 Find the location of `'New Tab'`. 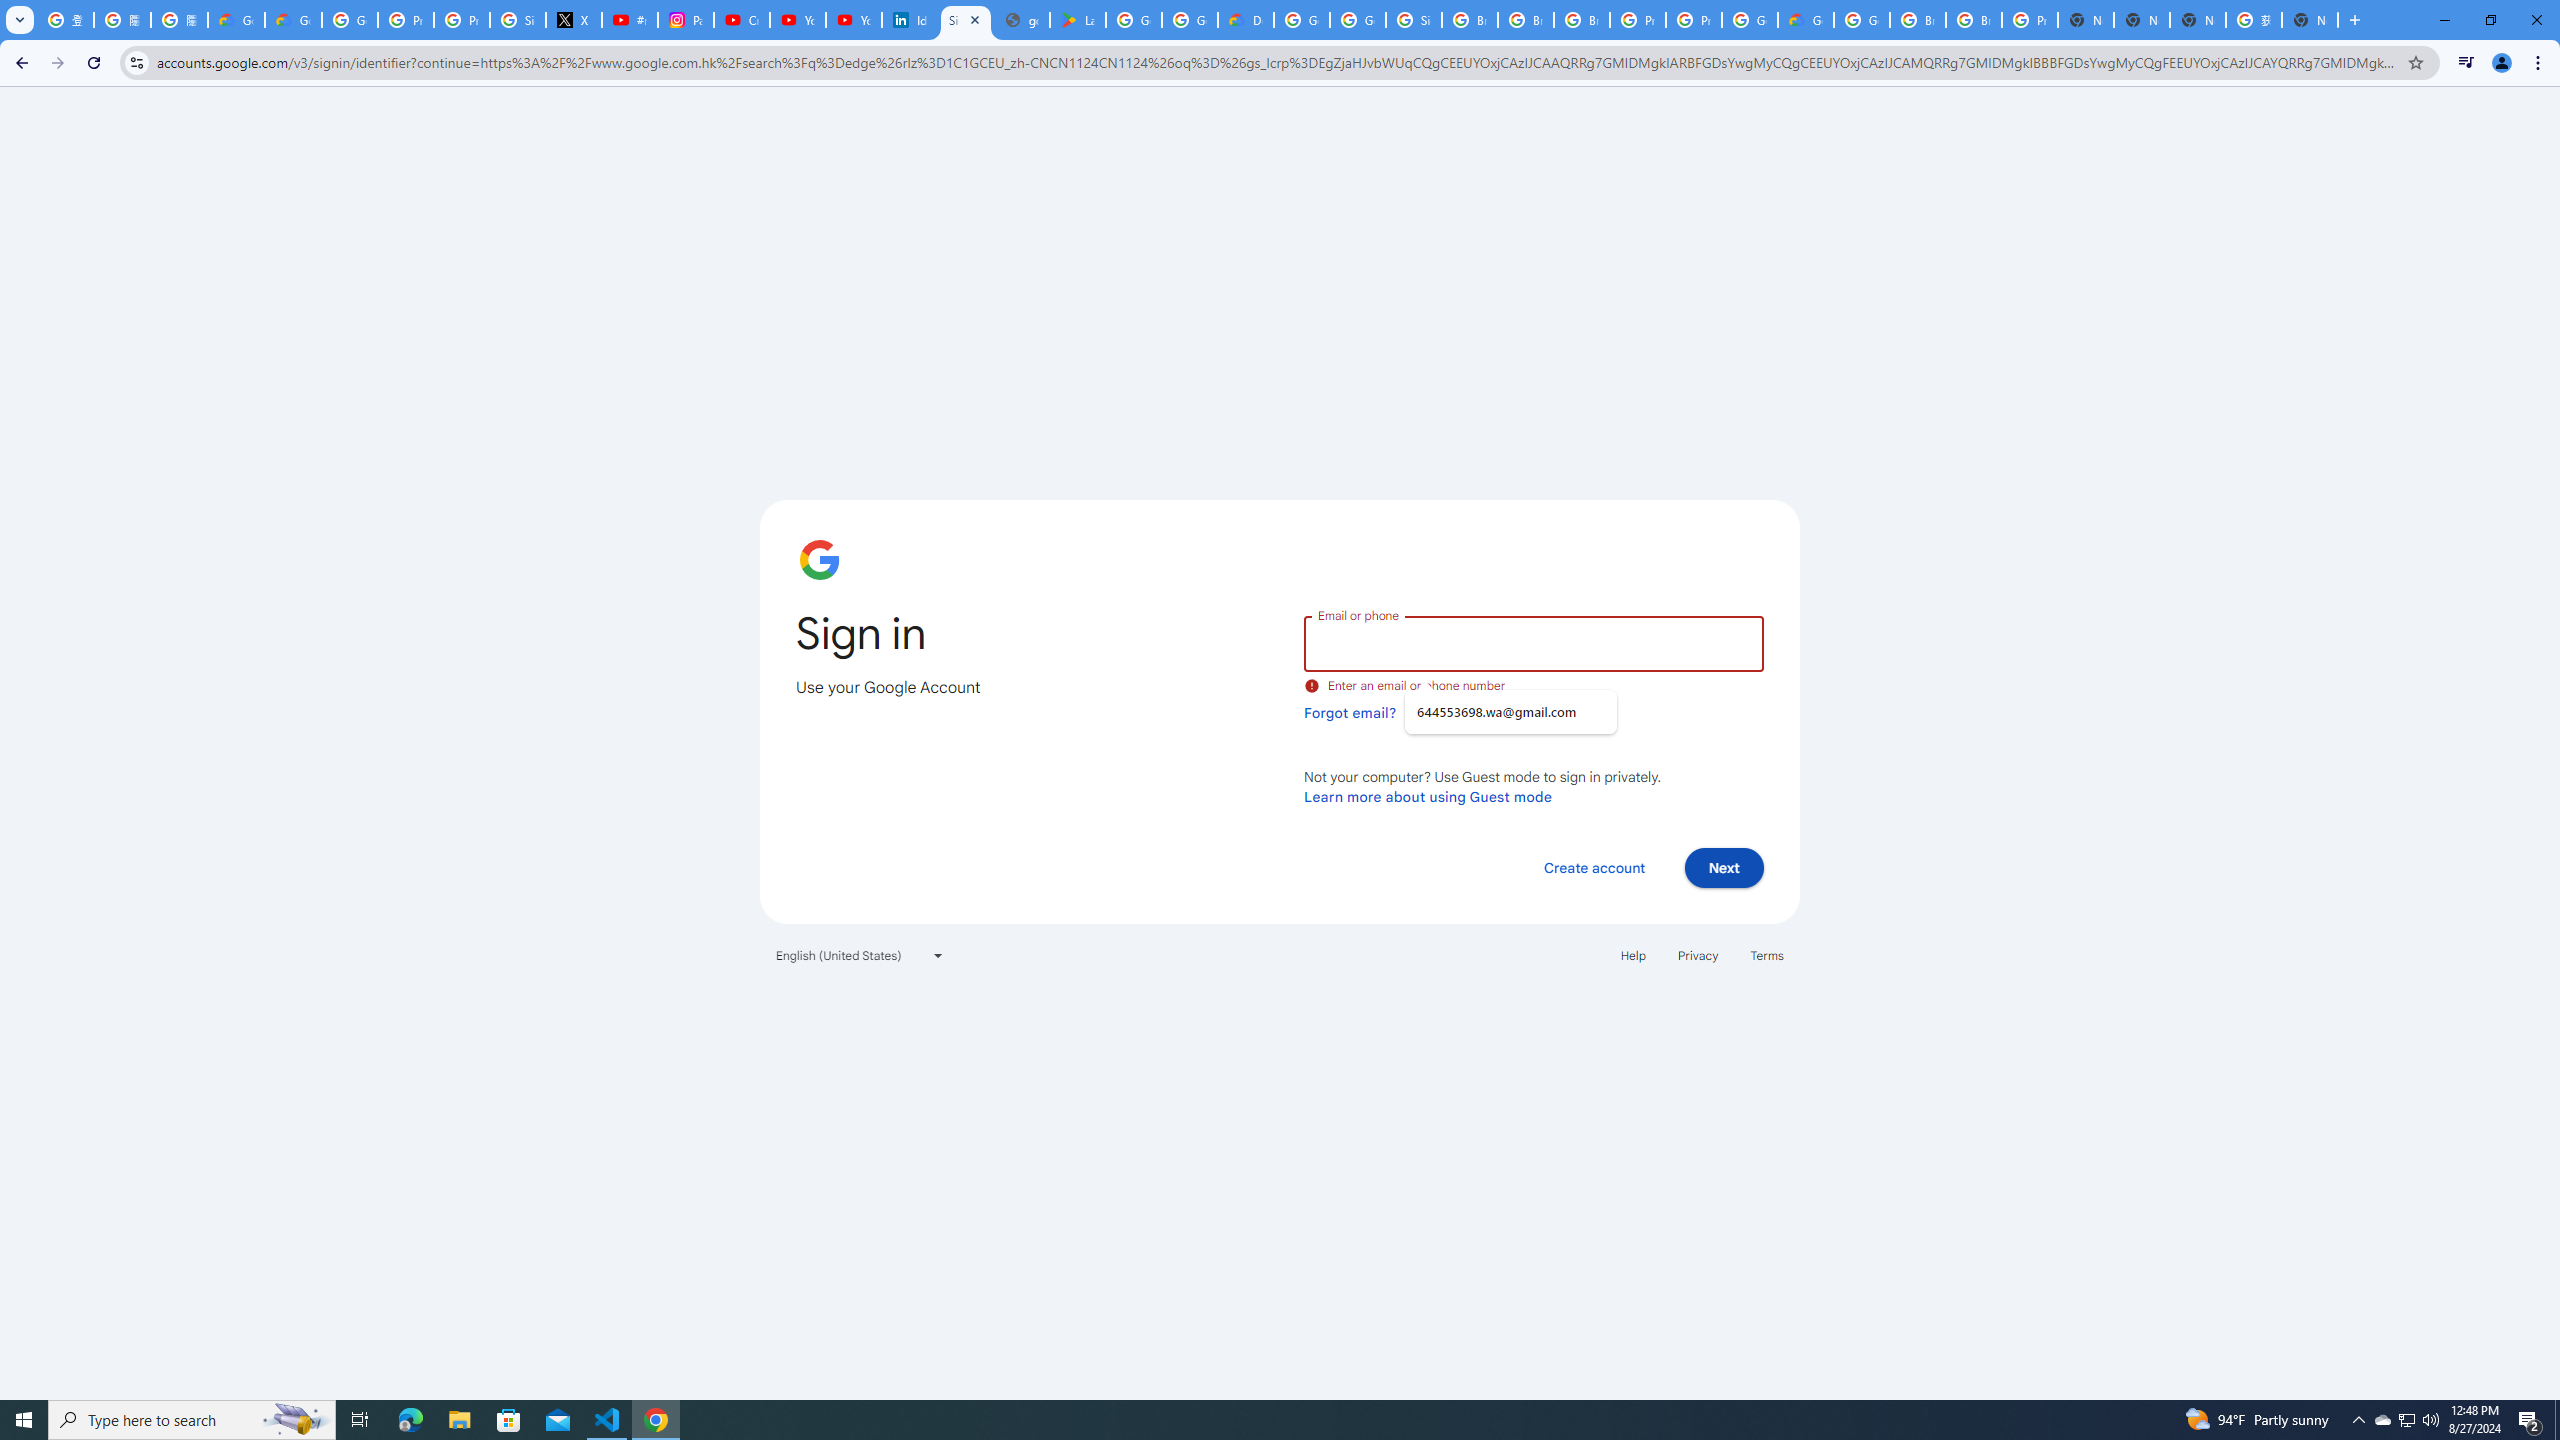

'New Tab' is located at coordinates (2310, 19).